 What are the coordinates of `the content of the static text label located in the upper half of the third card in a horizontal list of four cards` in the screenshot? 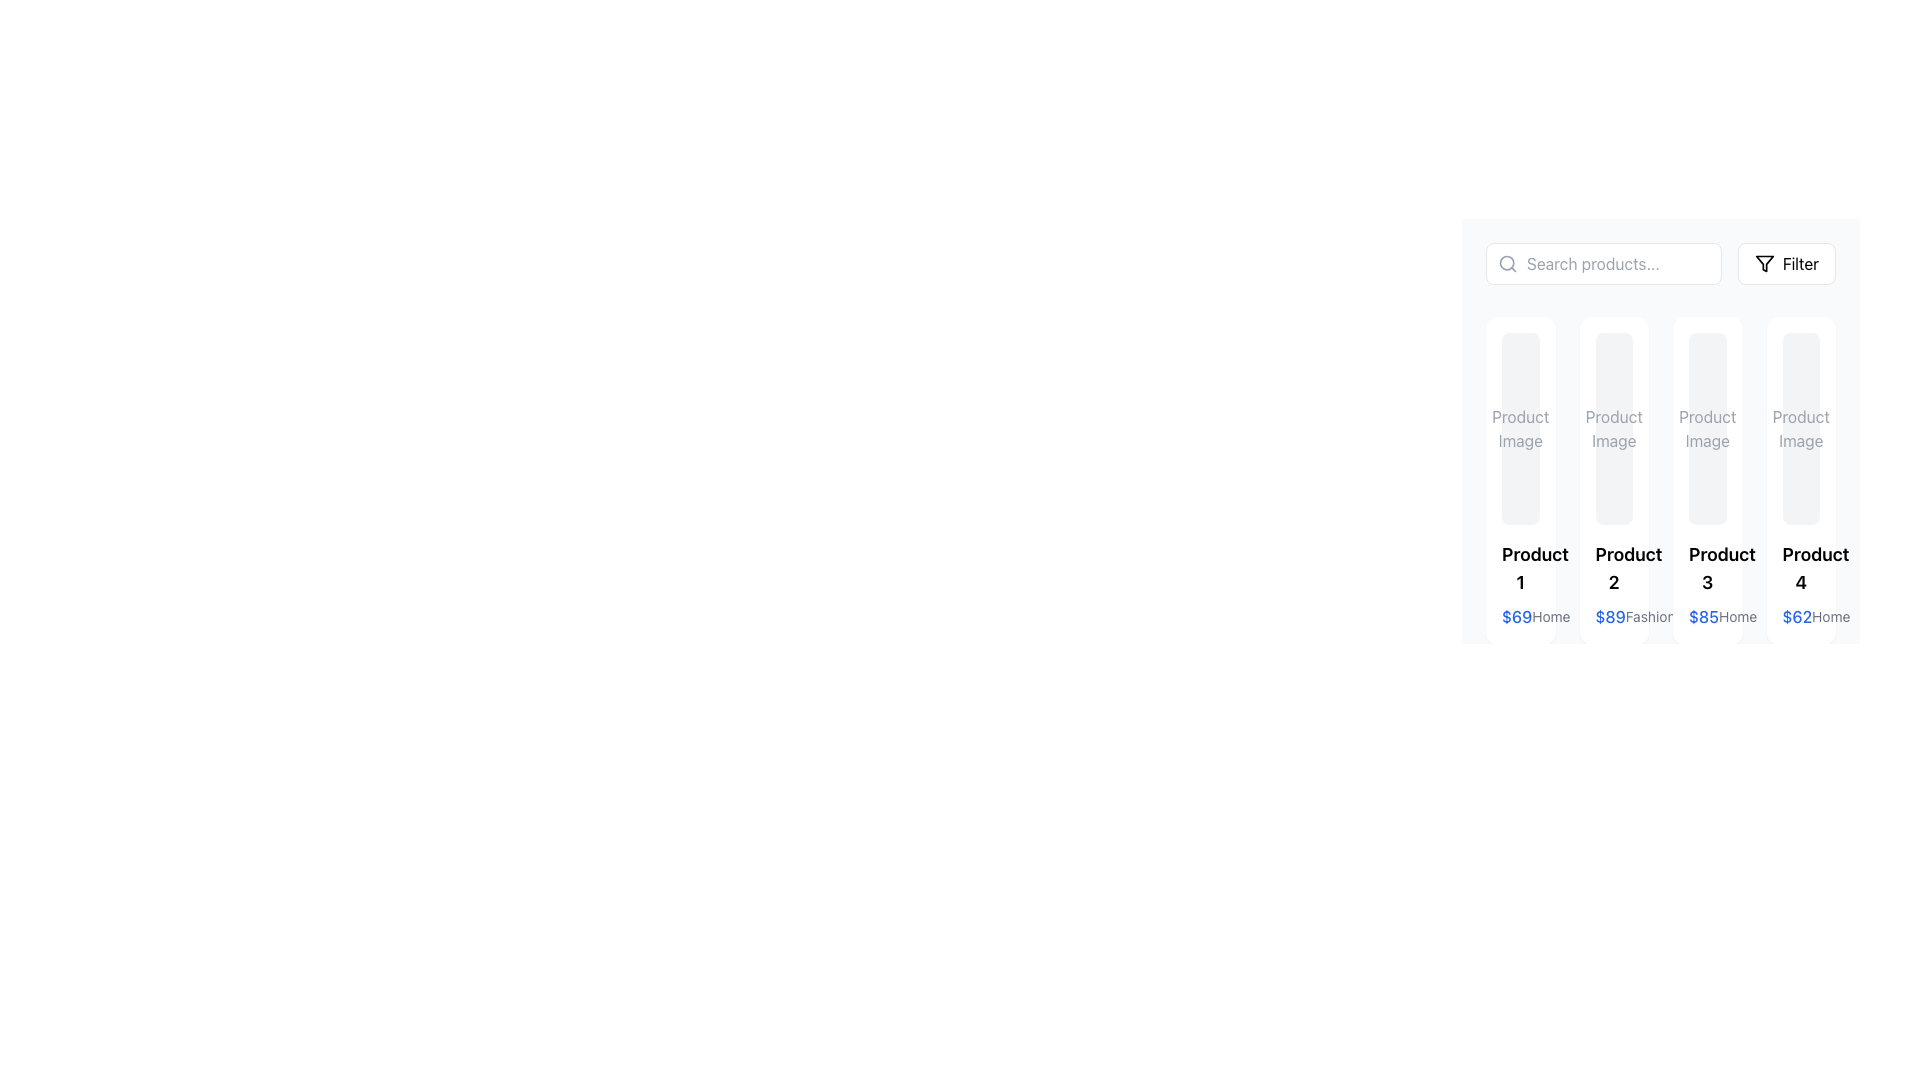 It's located at (1706, 427).